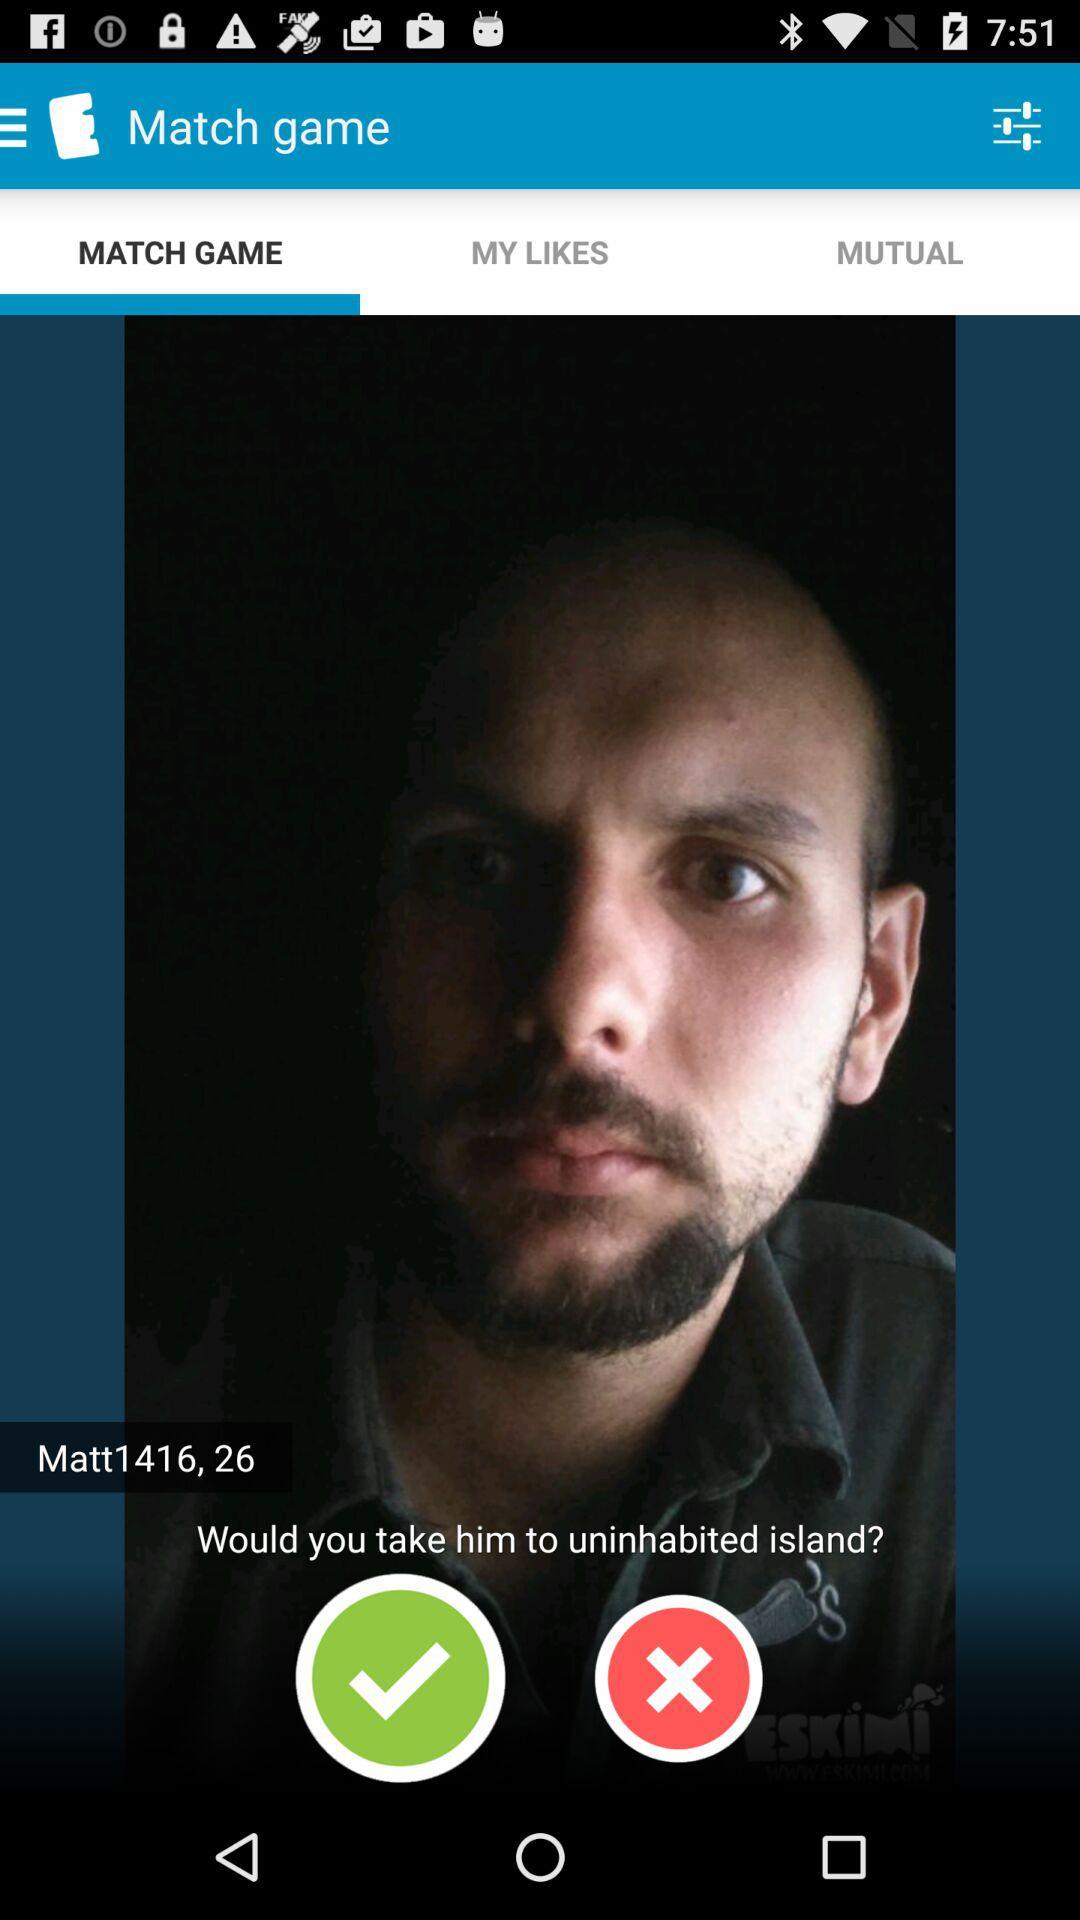  I want to click on the mutual, so click(898, 251).